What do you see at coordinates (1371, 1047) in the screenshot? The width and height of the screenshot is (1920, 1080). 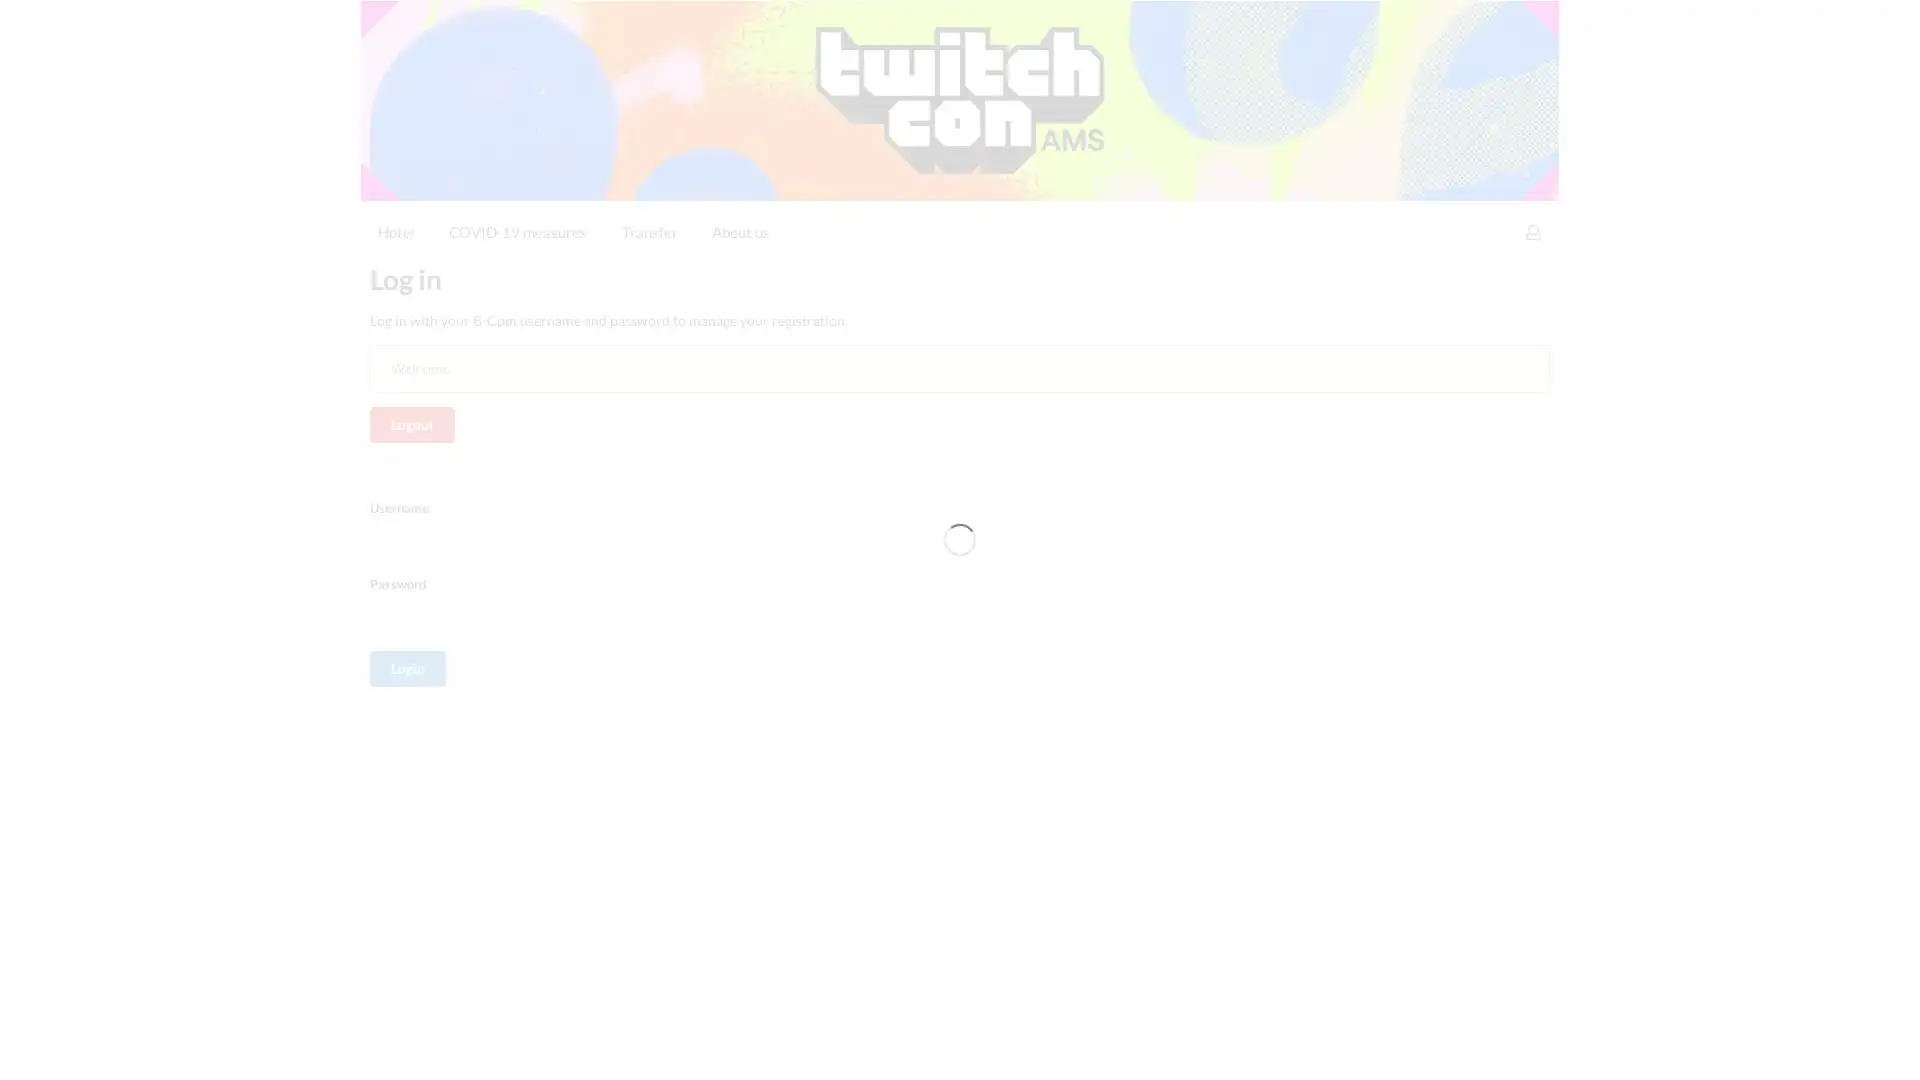 I see `Disable All` at bounding box center [1371, 1047].